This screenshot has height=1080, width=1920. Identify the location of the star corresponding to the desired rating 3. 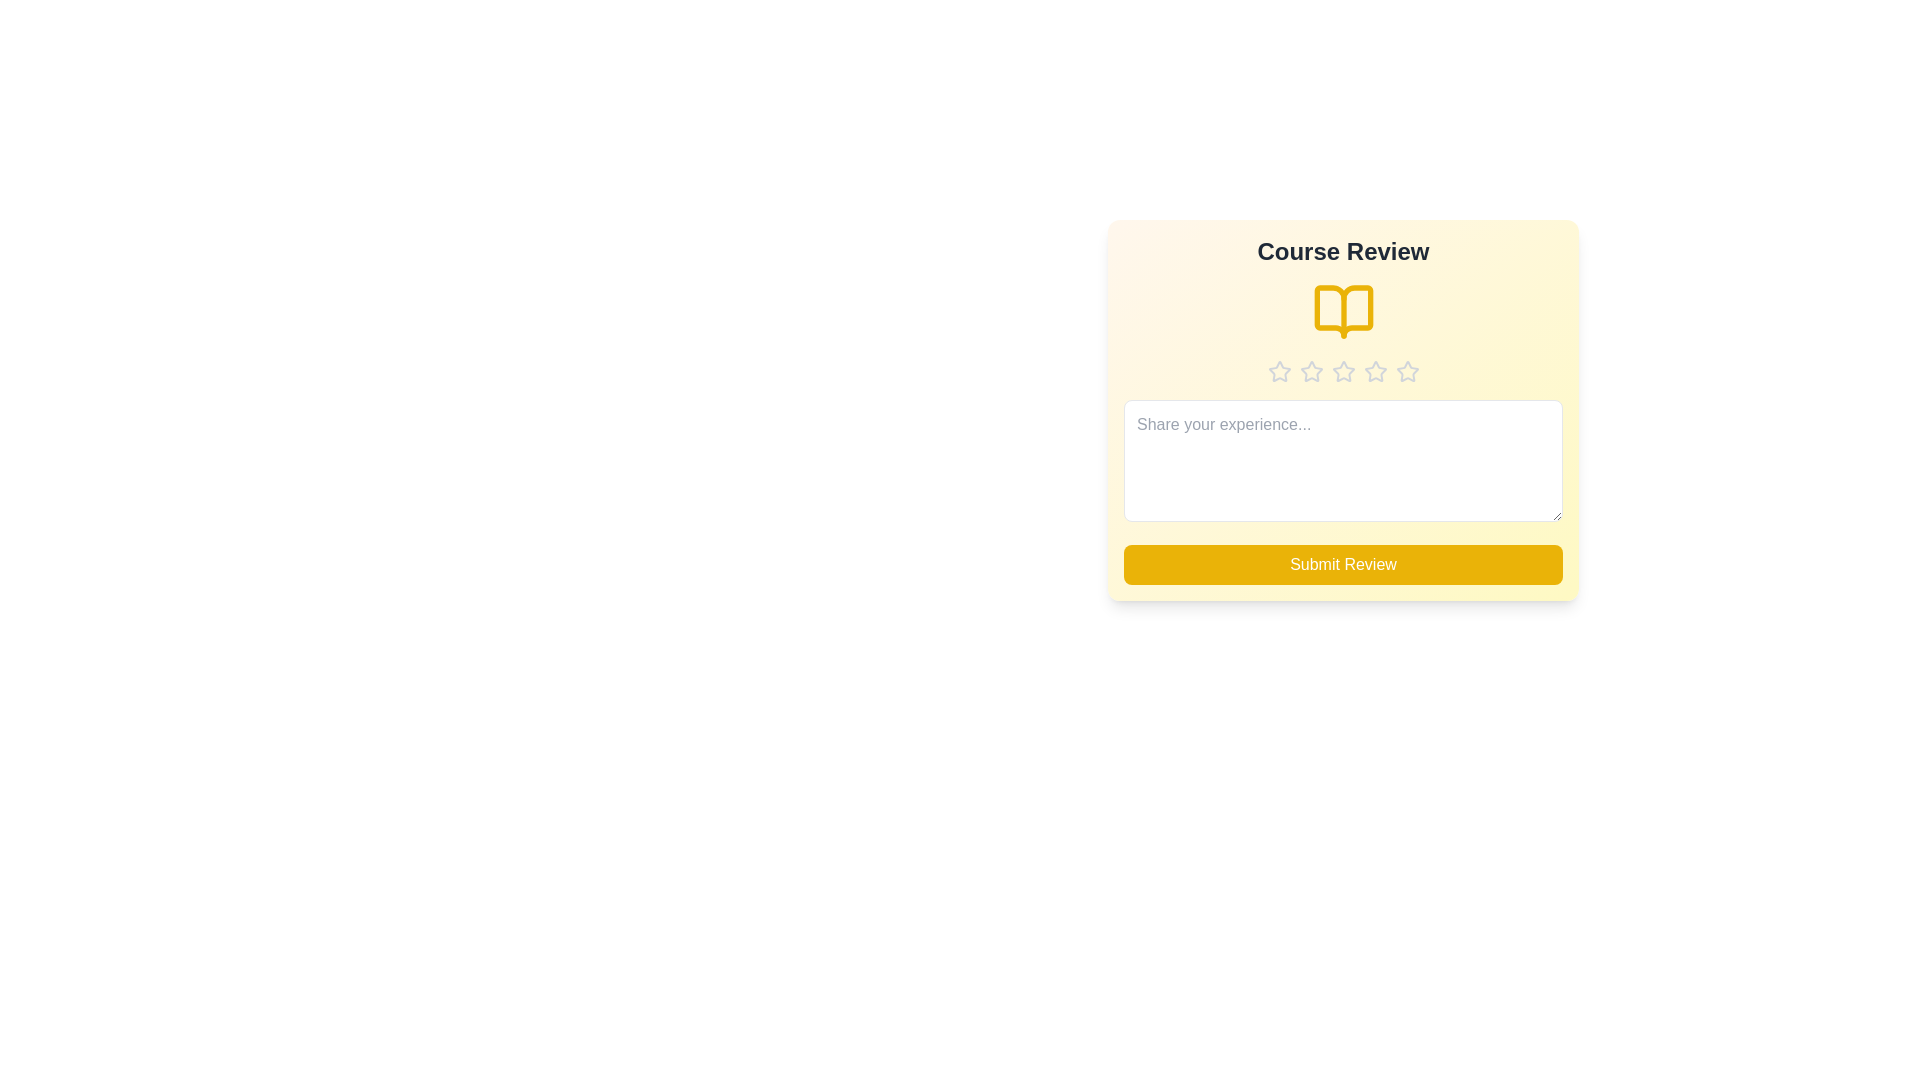
(1343, 371).